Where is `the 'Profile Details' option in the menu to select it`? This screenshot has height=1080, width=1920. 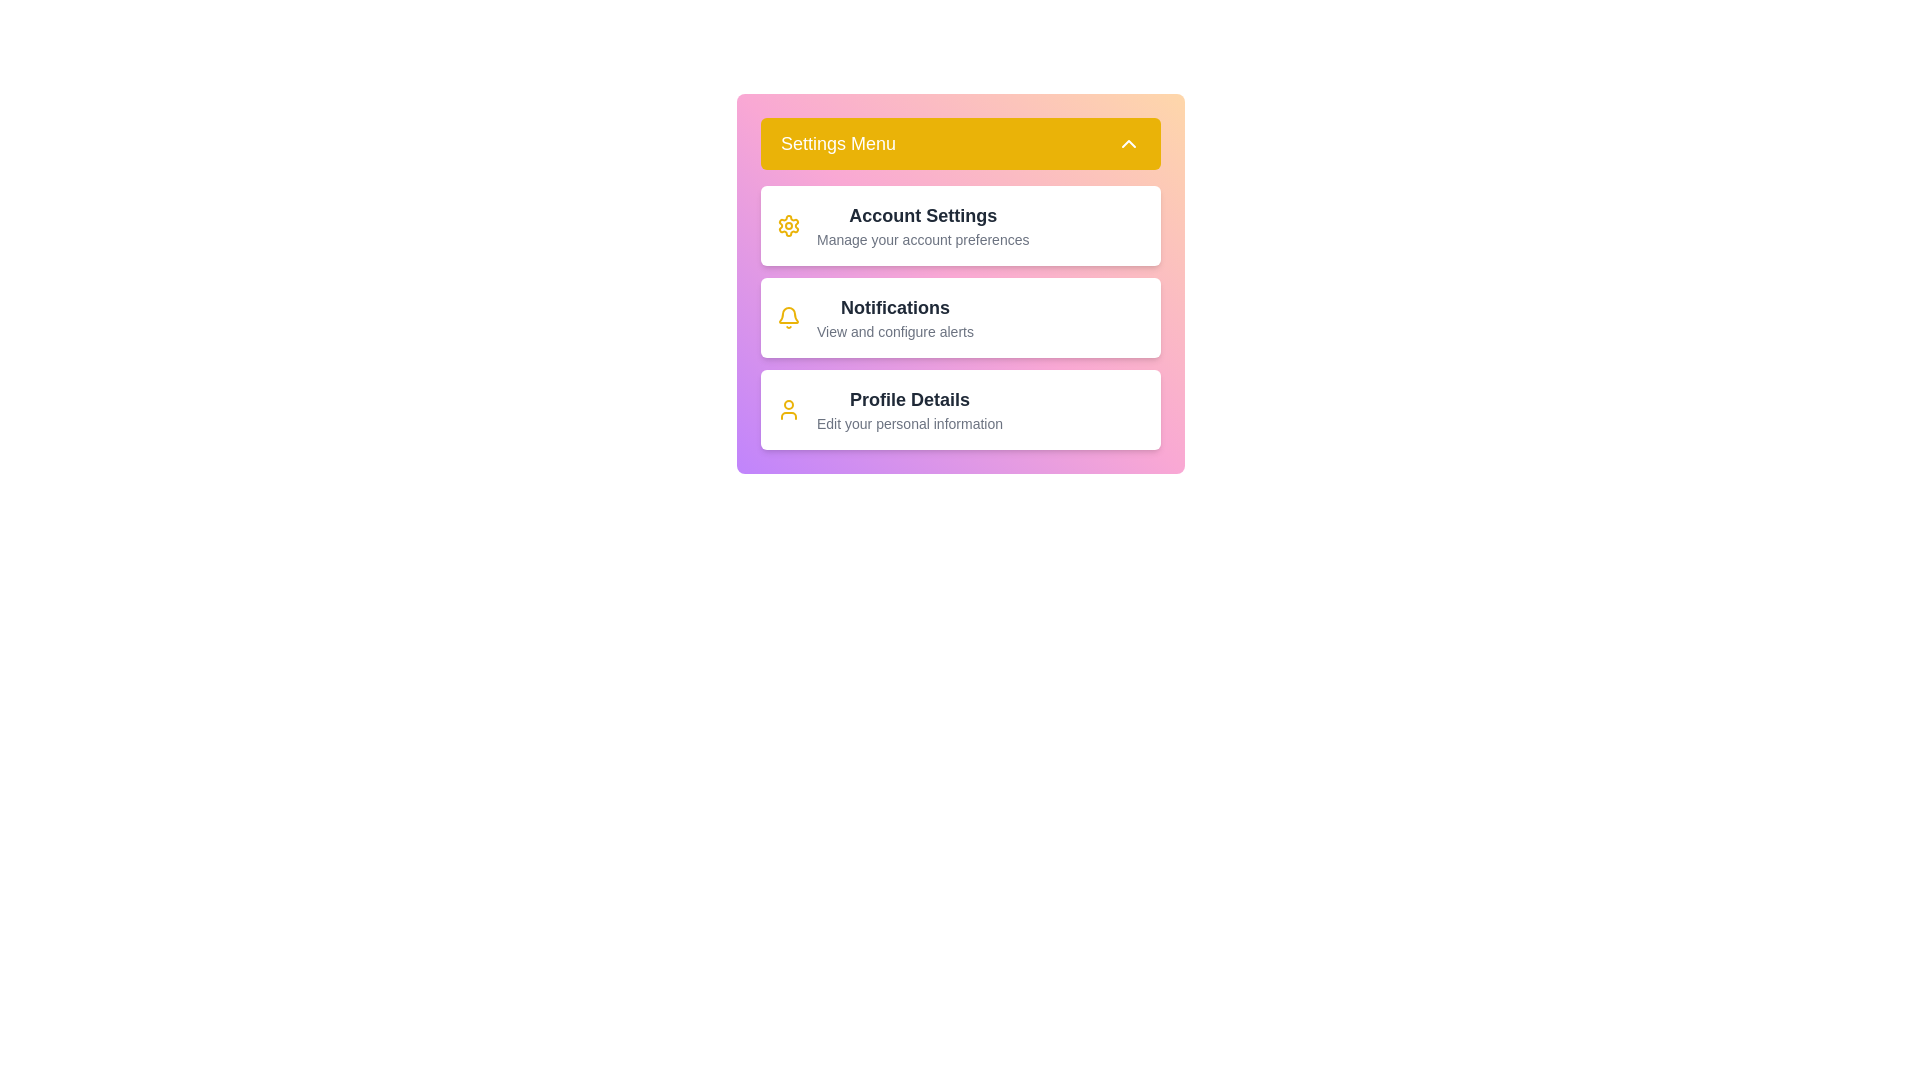 the 'Profile Details' option in the menu to select it is located at coordinates (909, 408).